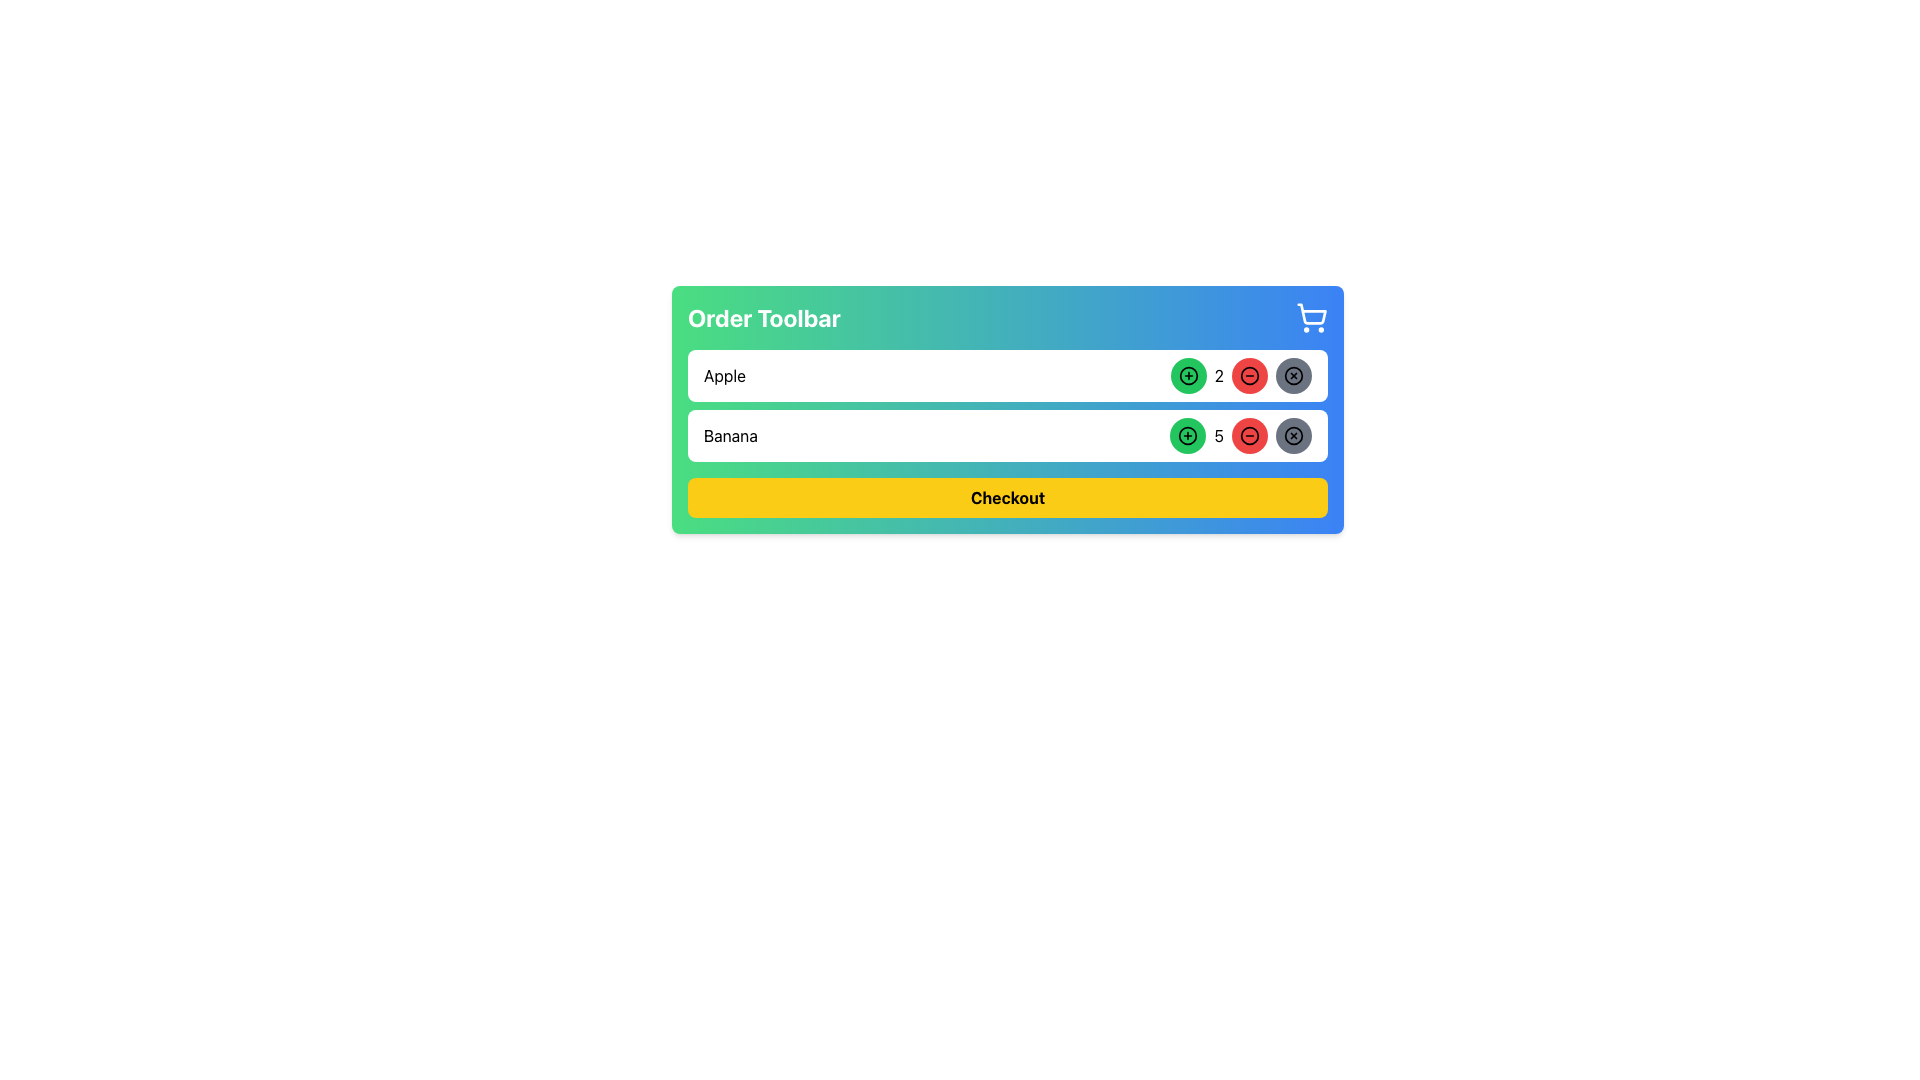 This screenshot has width=1920, height=1080. I want to click on the circular gray button with a black cross symbol ('x'), so click(1294, 375).